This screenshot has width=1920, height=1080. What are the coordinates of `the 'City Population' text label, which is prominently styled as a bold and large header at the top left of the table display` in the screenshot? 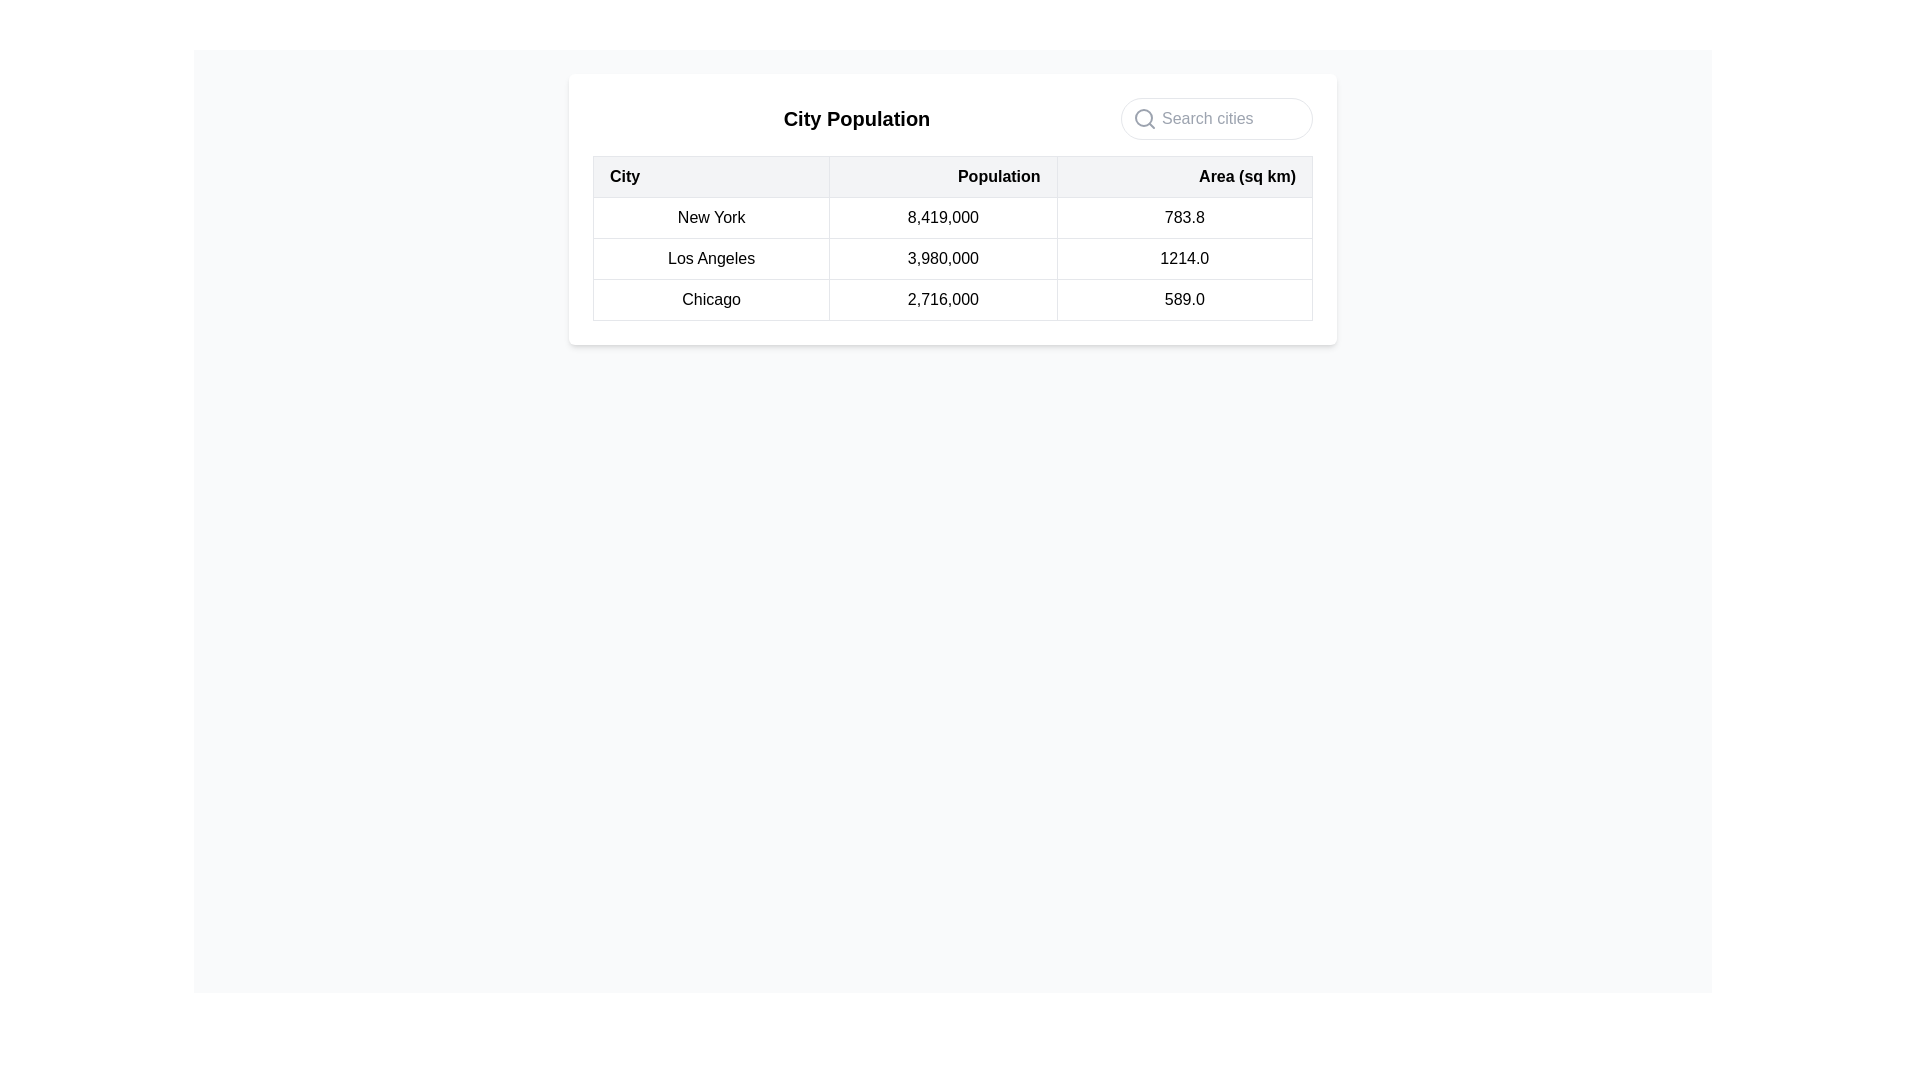 It's located at (857, 119).